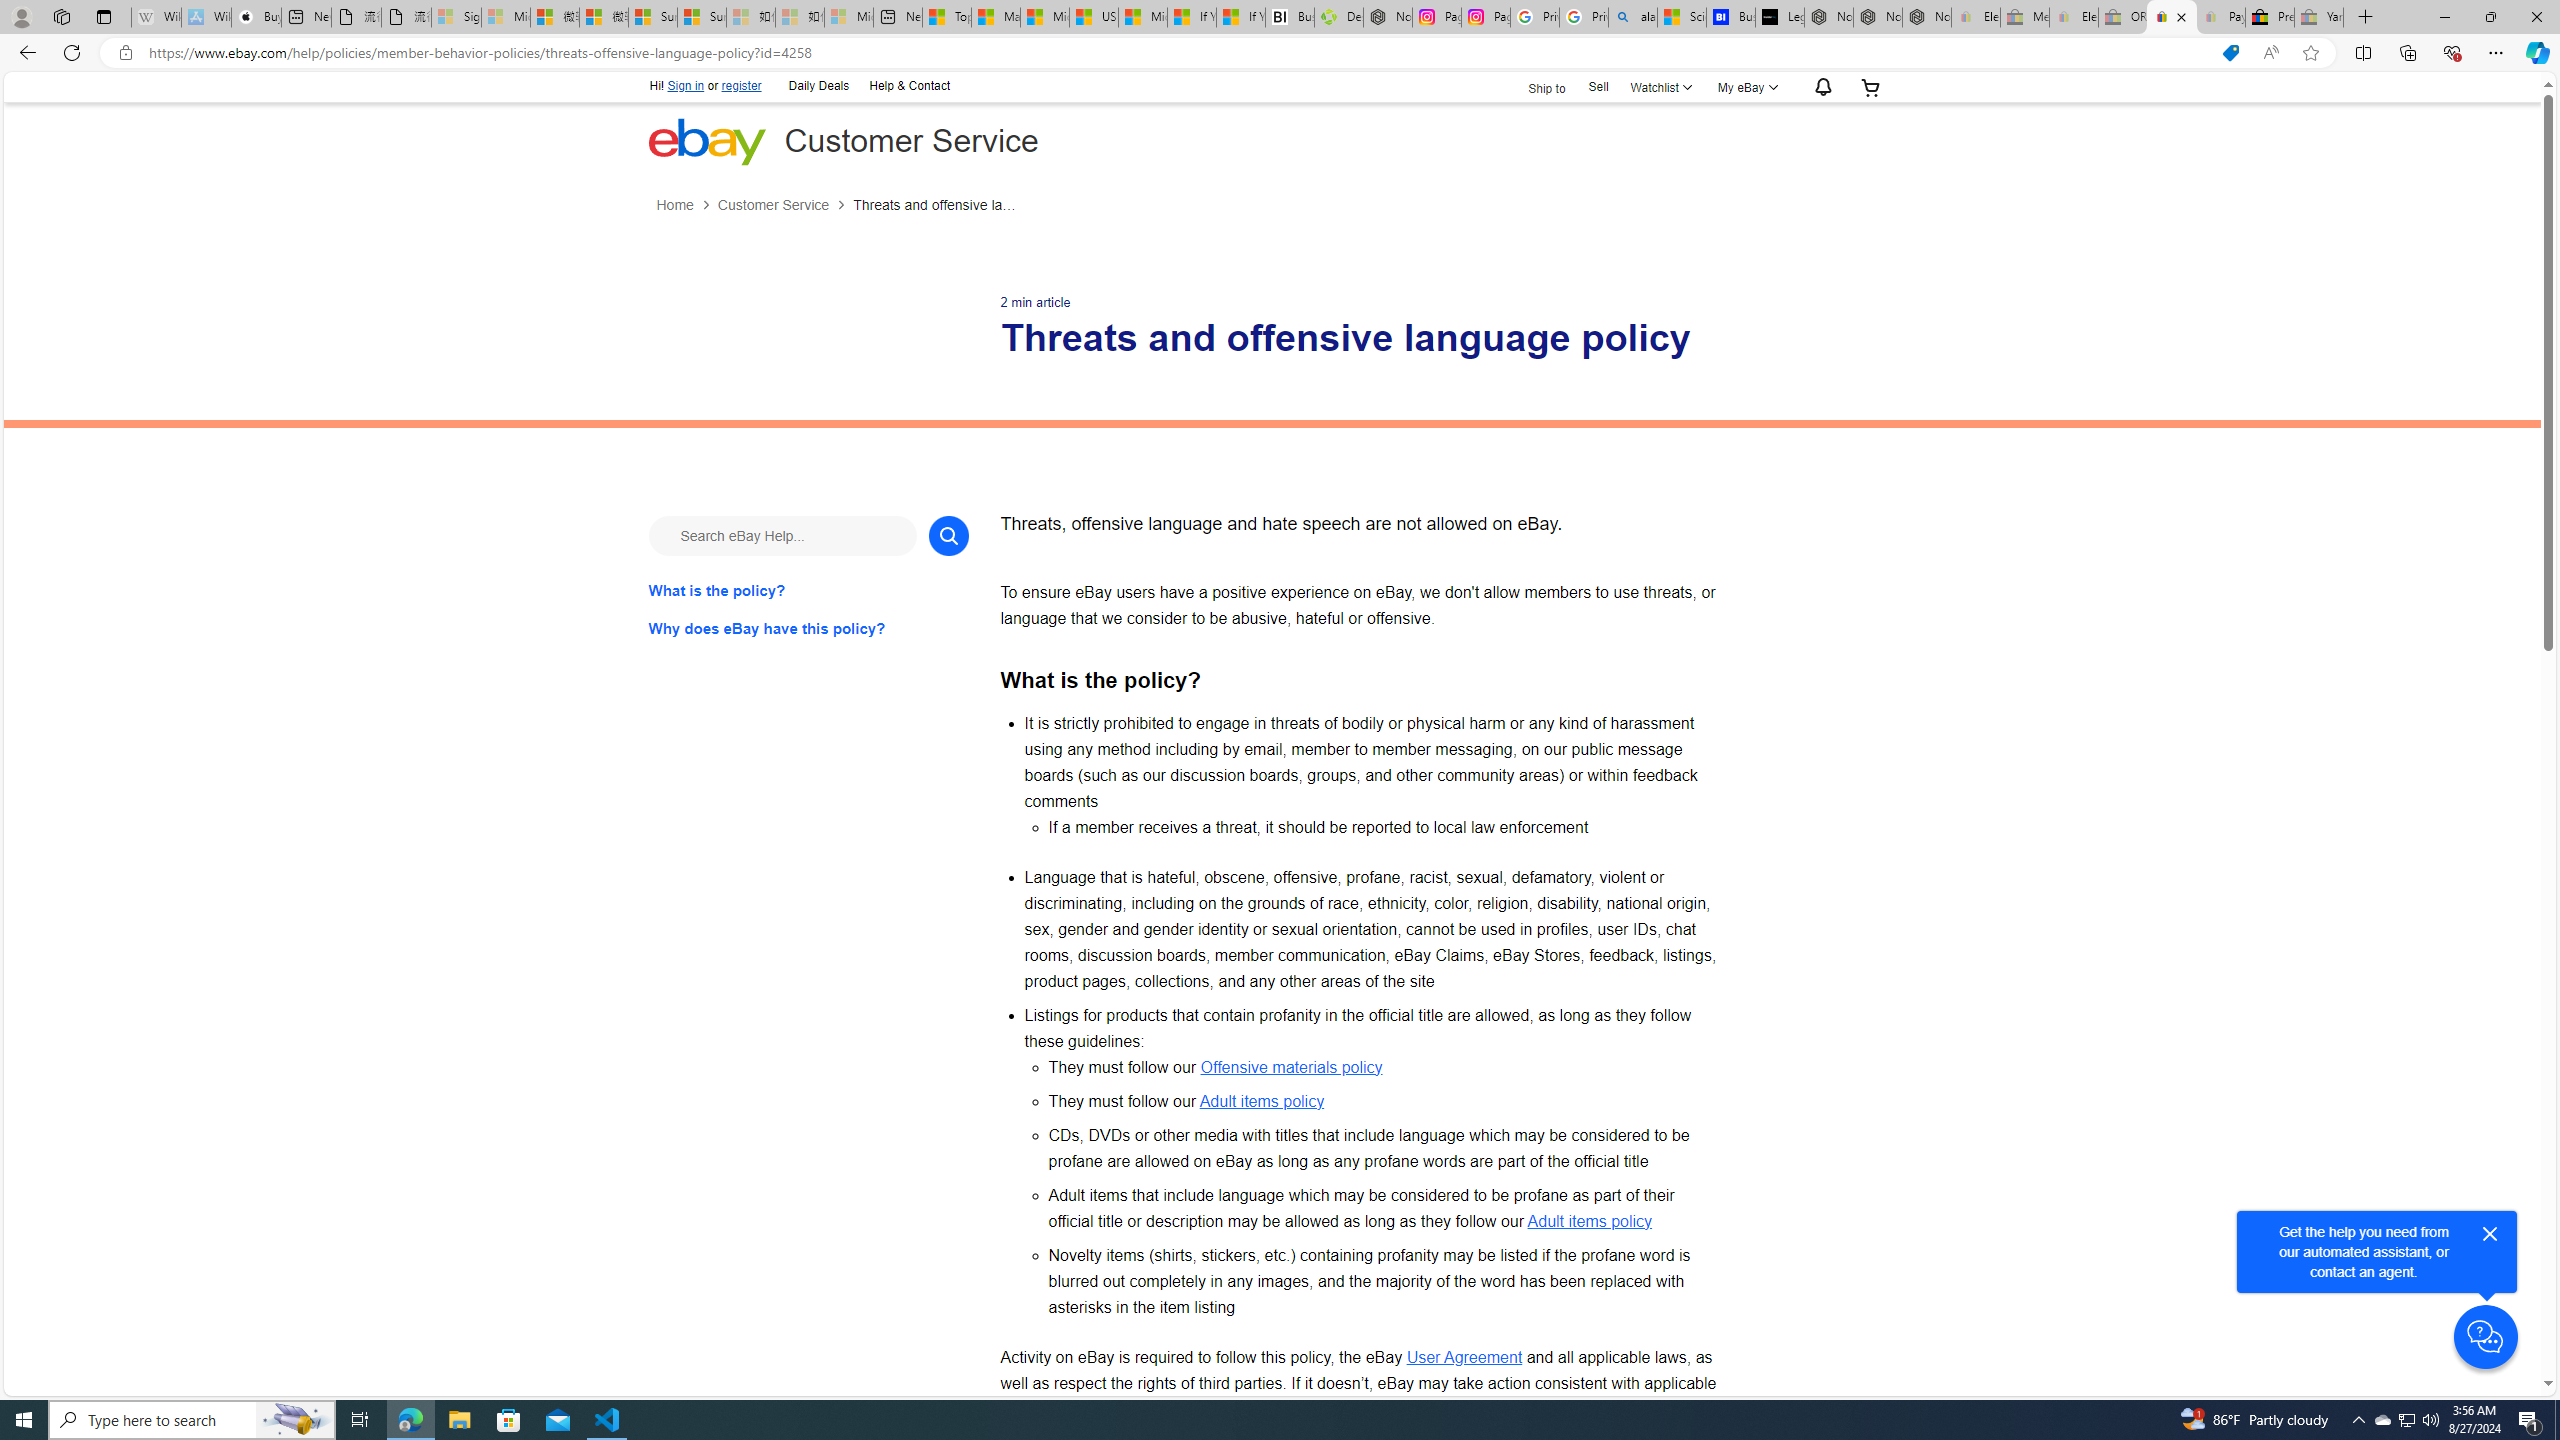 The width and height of the screenshot is (2560, 1440). What do you see at coordinates (1658, 87) in the screenshot?
I see `'Watchlist'` at bounding box center [1658, 87].